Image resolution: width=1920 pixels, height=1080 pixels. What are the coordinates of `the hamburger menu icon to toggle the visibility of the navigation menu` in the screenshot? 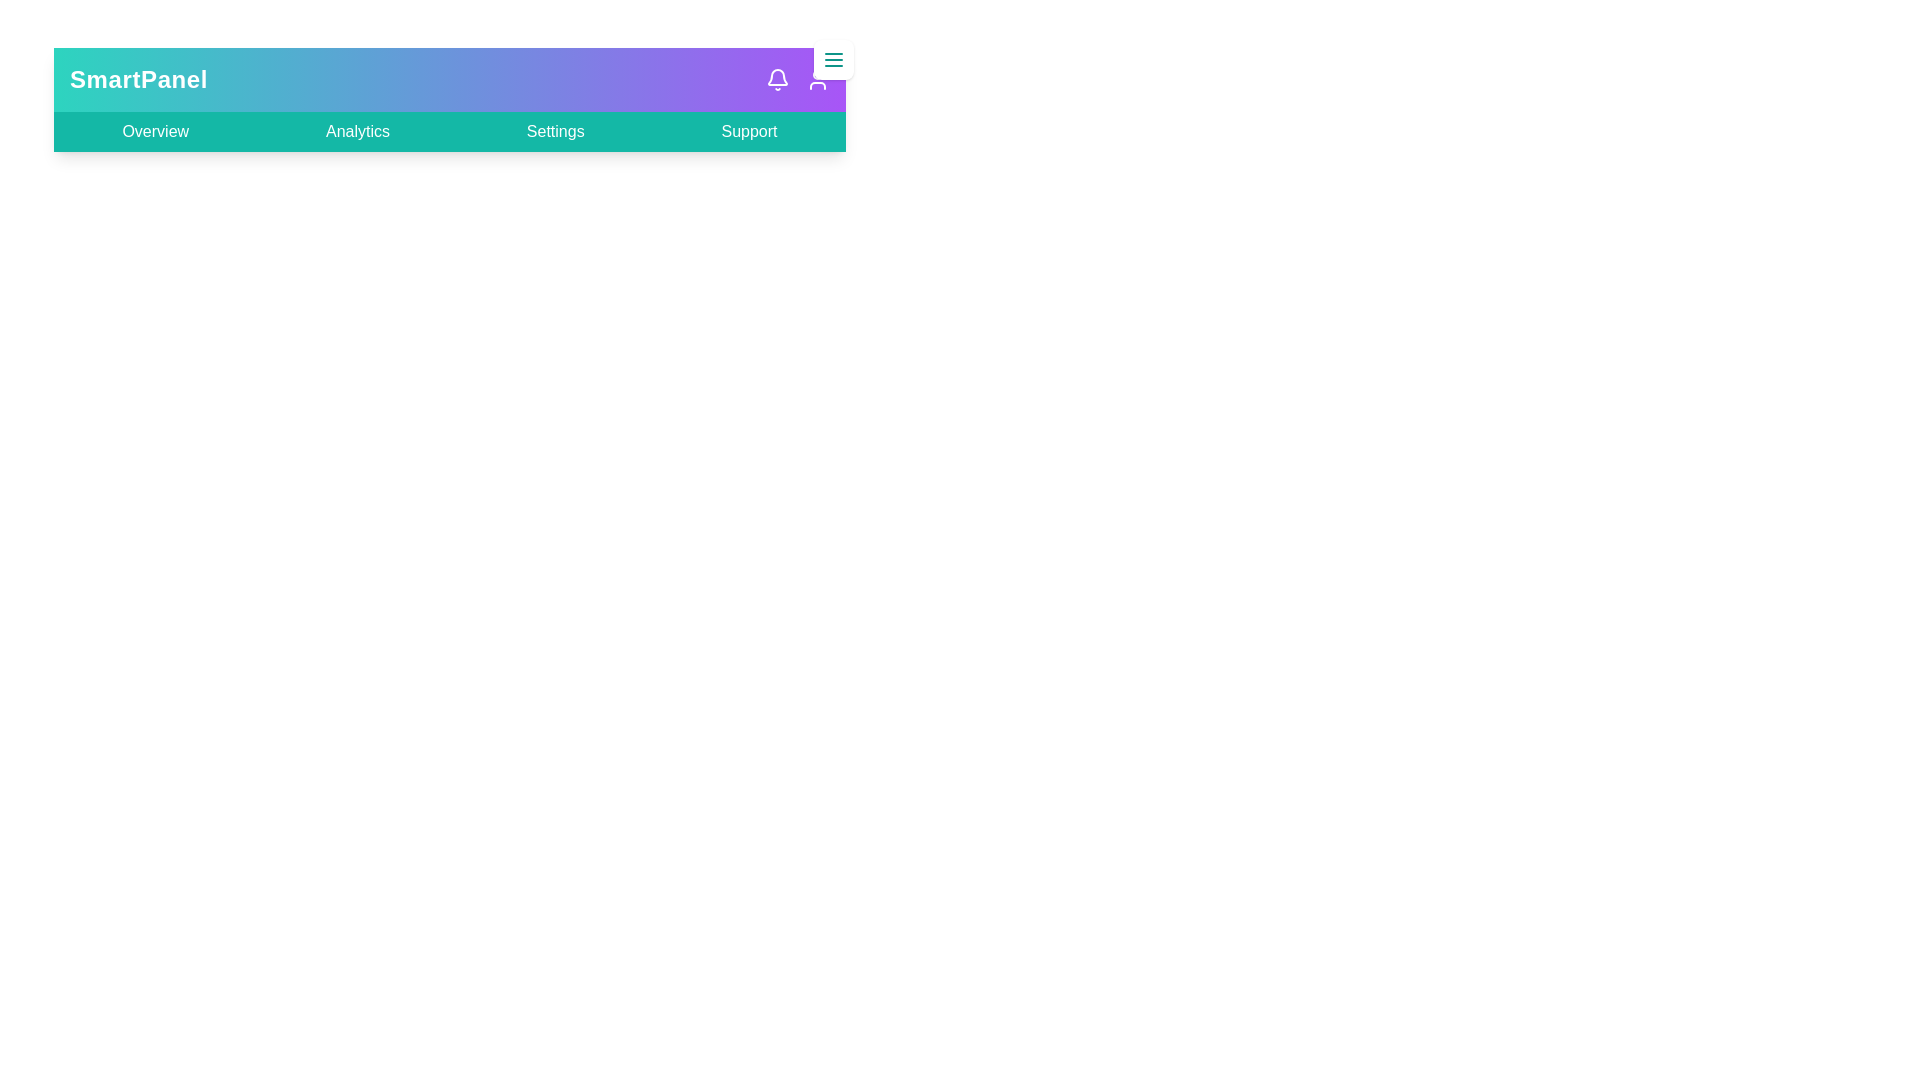 It's located at (834, 59).